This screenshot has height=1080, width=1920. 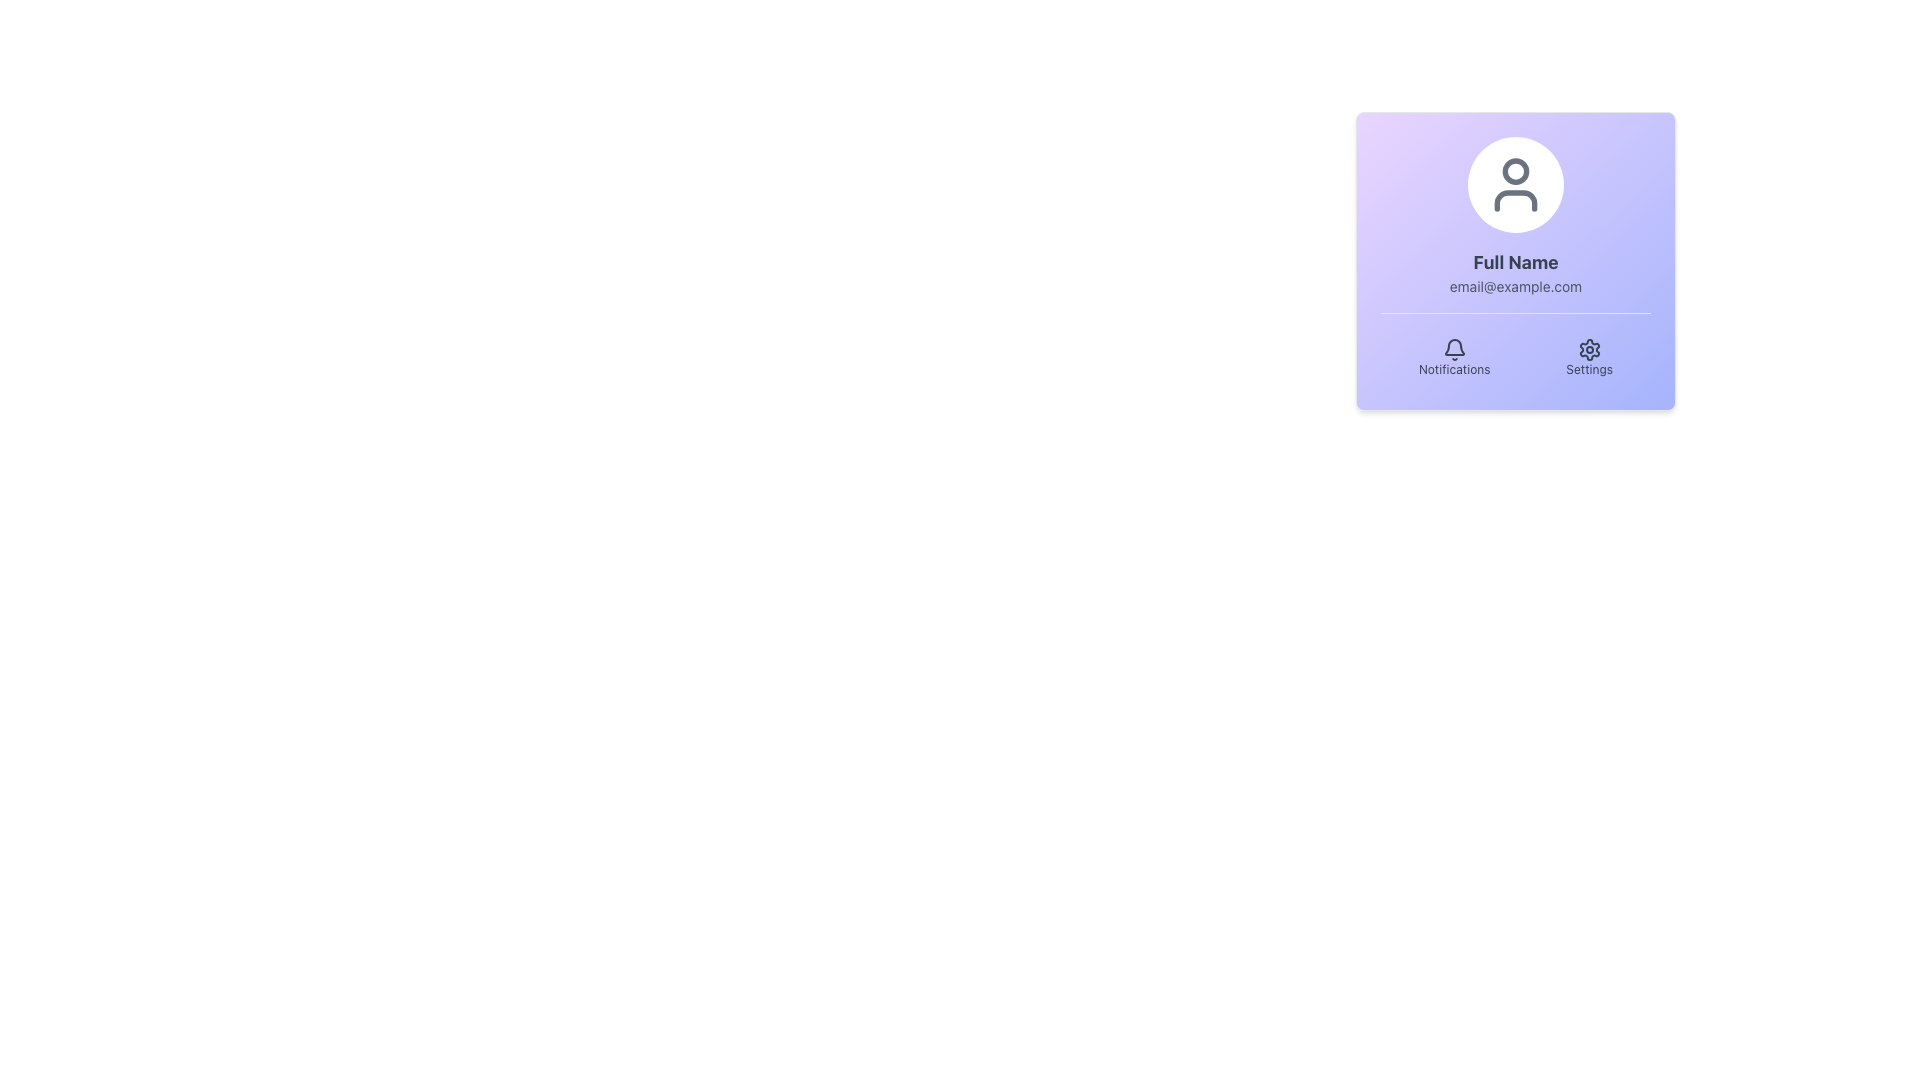 I want to click on text from the bold gray text label displaying 'Full Name', located in the center section of the card interface, positioned below the user icon and above the email address, so click(x=1516, y=261).